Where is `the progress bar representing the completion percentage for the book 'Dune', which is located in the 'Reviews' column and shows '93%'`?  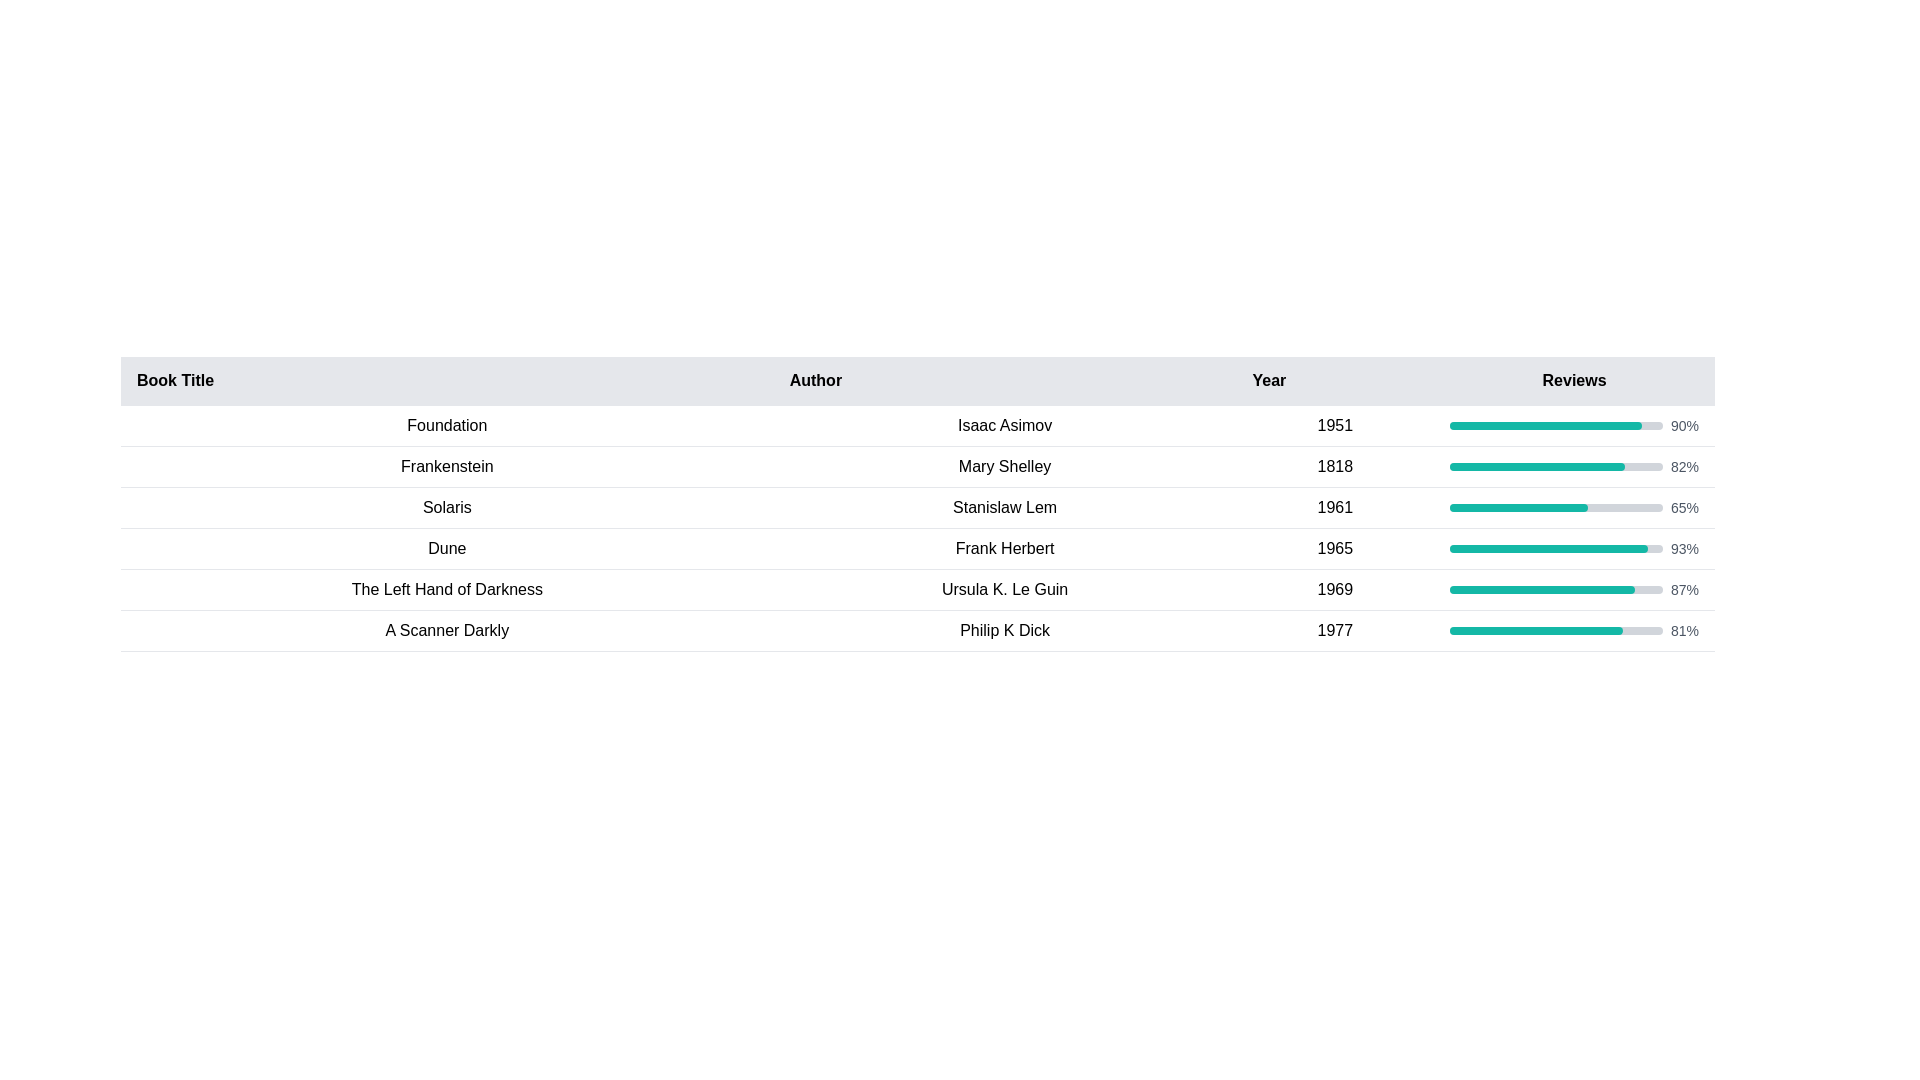 the progress bar representing the completion percentage for the book 'Dune', which is located in the 'Reviews' column and shows '93%' is located at coordinates (1555, 548).